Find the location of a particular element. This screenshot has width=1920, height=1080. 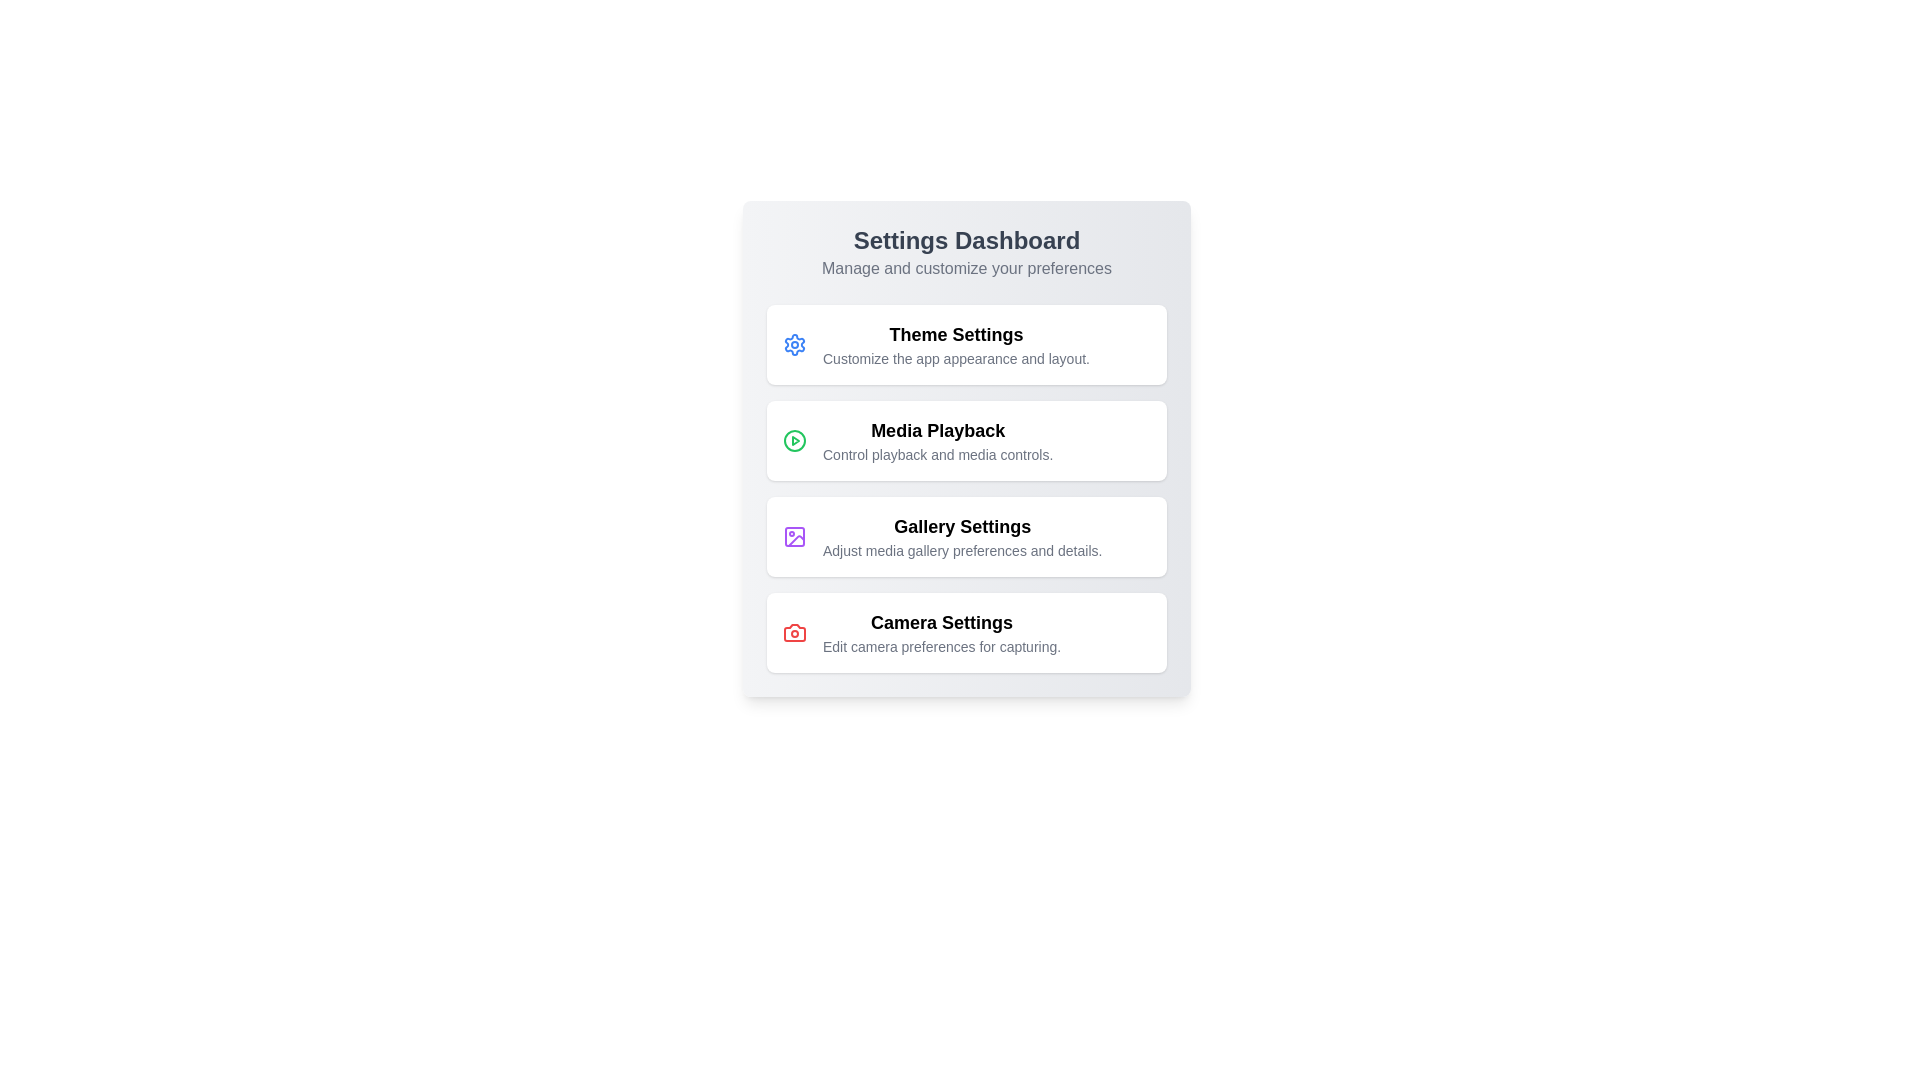

the settings button located on the 'Settings Dashboard', which is the third item in a vertically-stacked list of cards, positioned below 'Media Playback' and above 'Camera Settings' is located at coordinates (966, 535).